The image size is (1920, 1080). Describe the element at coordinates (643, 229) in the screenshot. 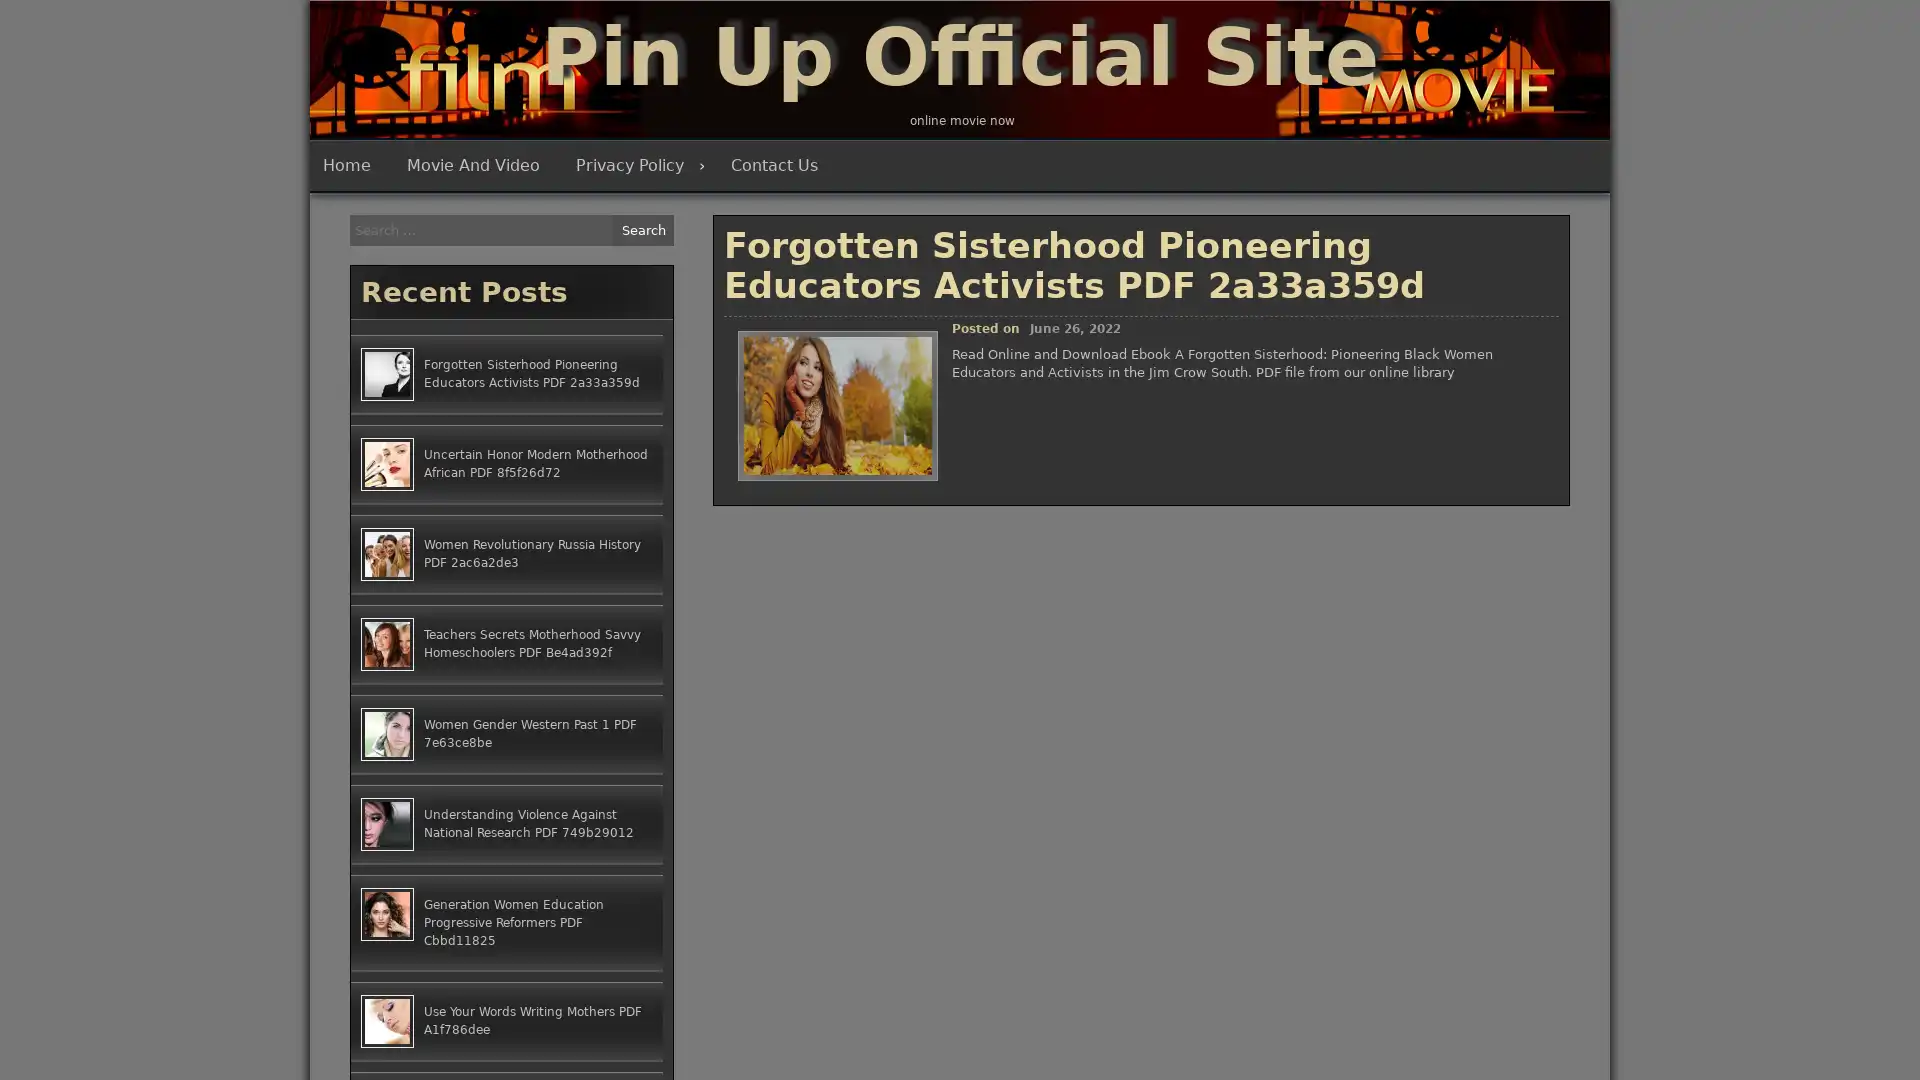

I see `Search` at that location.